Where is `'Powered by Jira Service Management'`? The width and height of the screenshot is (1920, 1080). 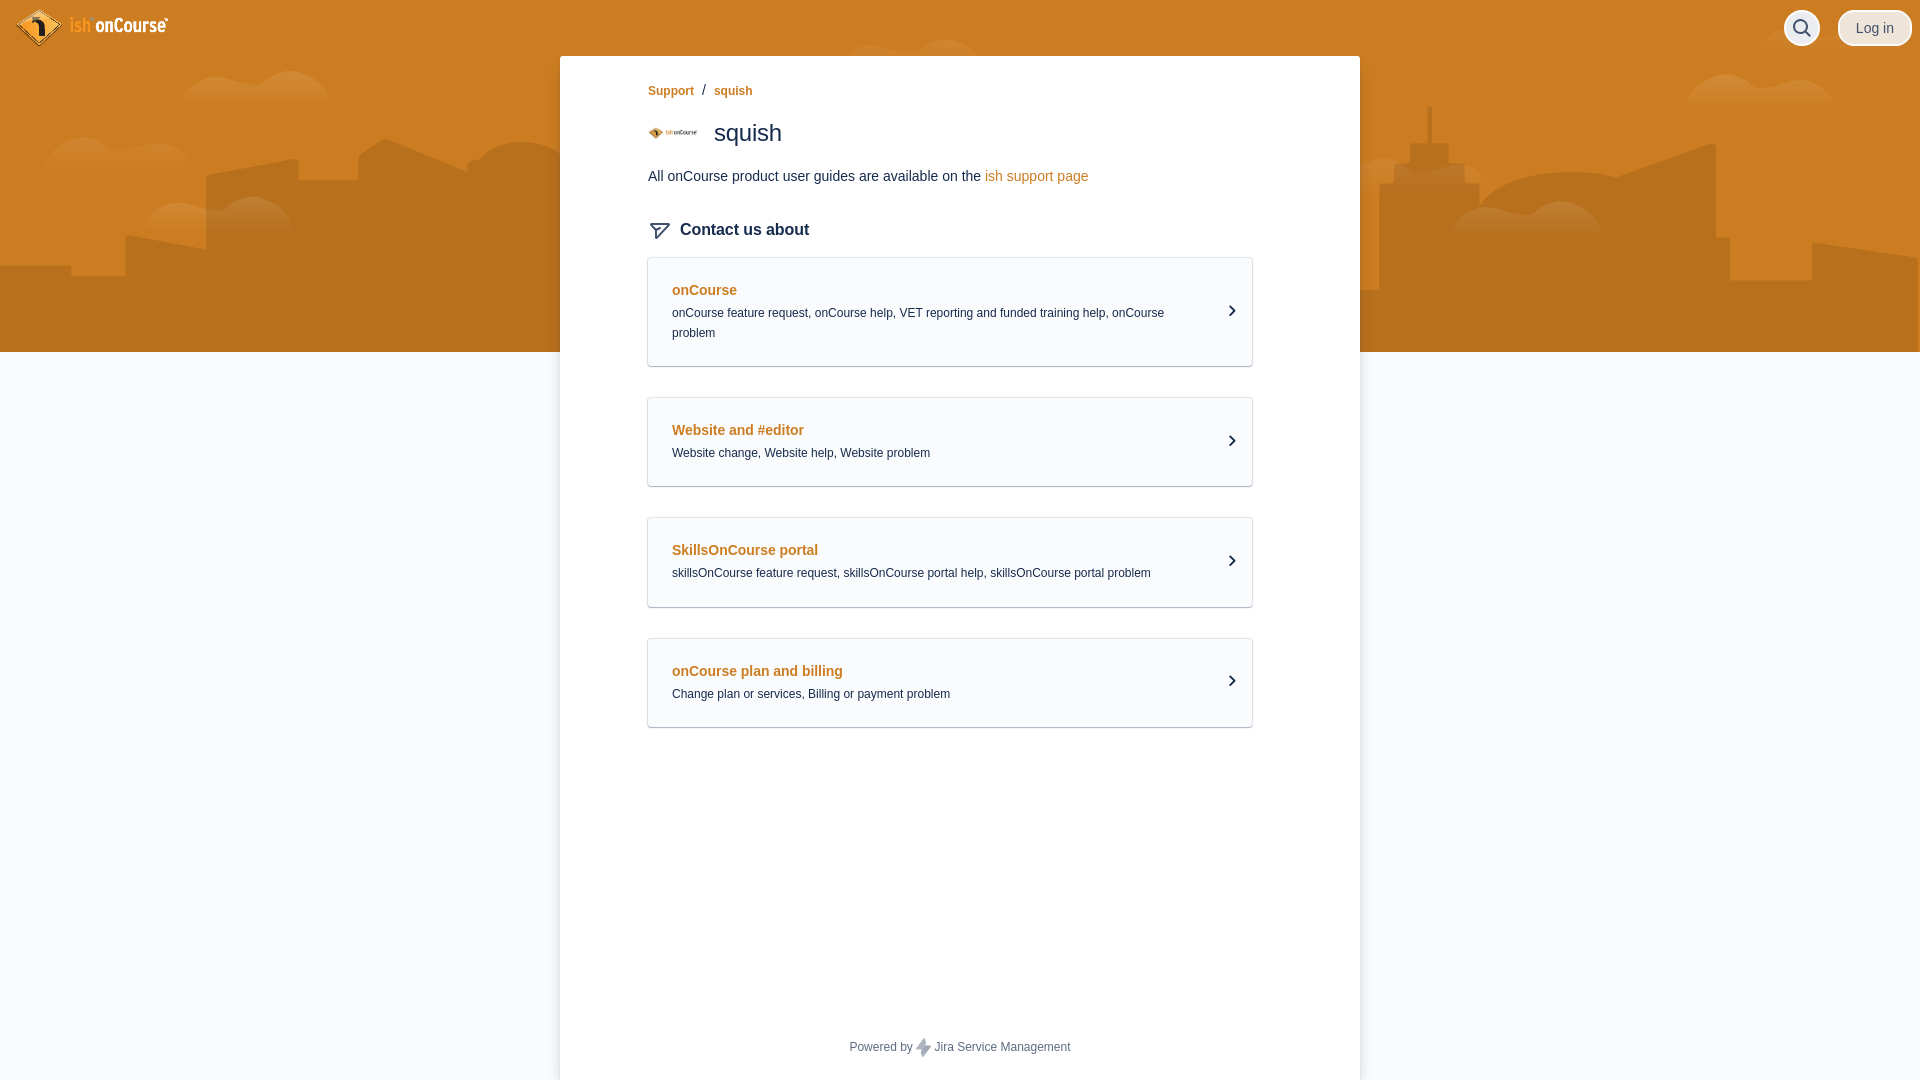
'Powered by Jira Service Management' is located at coordinates (958, 1047).